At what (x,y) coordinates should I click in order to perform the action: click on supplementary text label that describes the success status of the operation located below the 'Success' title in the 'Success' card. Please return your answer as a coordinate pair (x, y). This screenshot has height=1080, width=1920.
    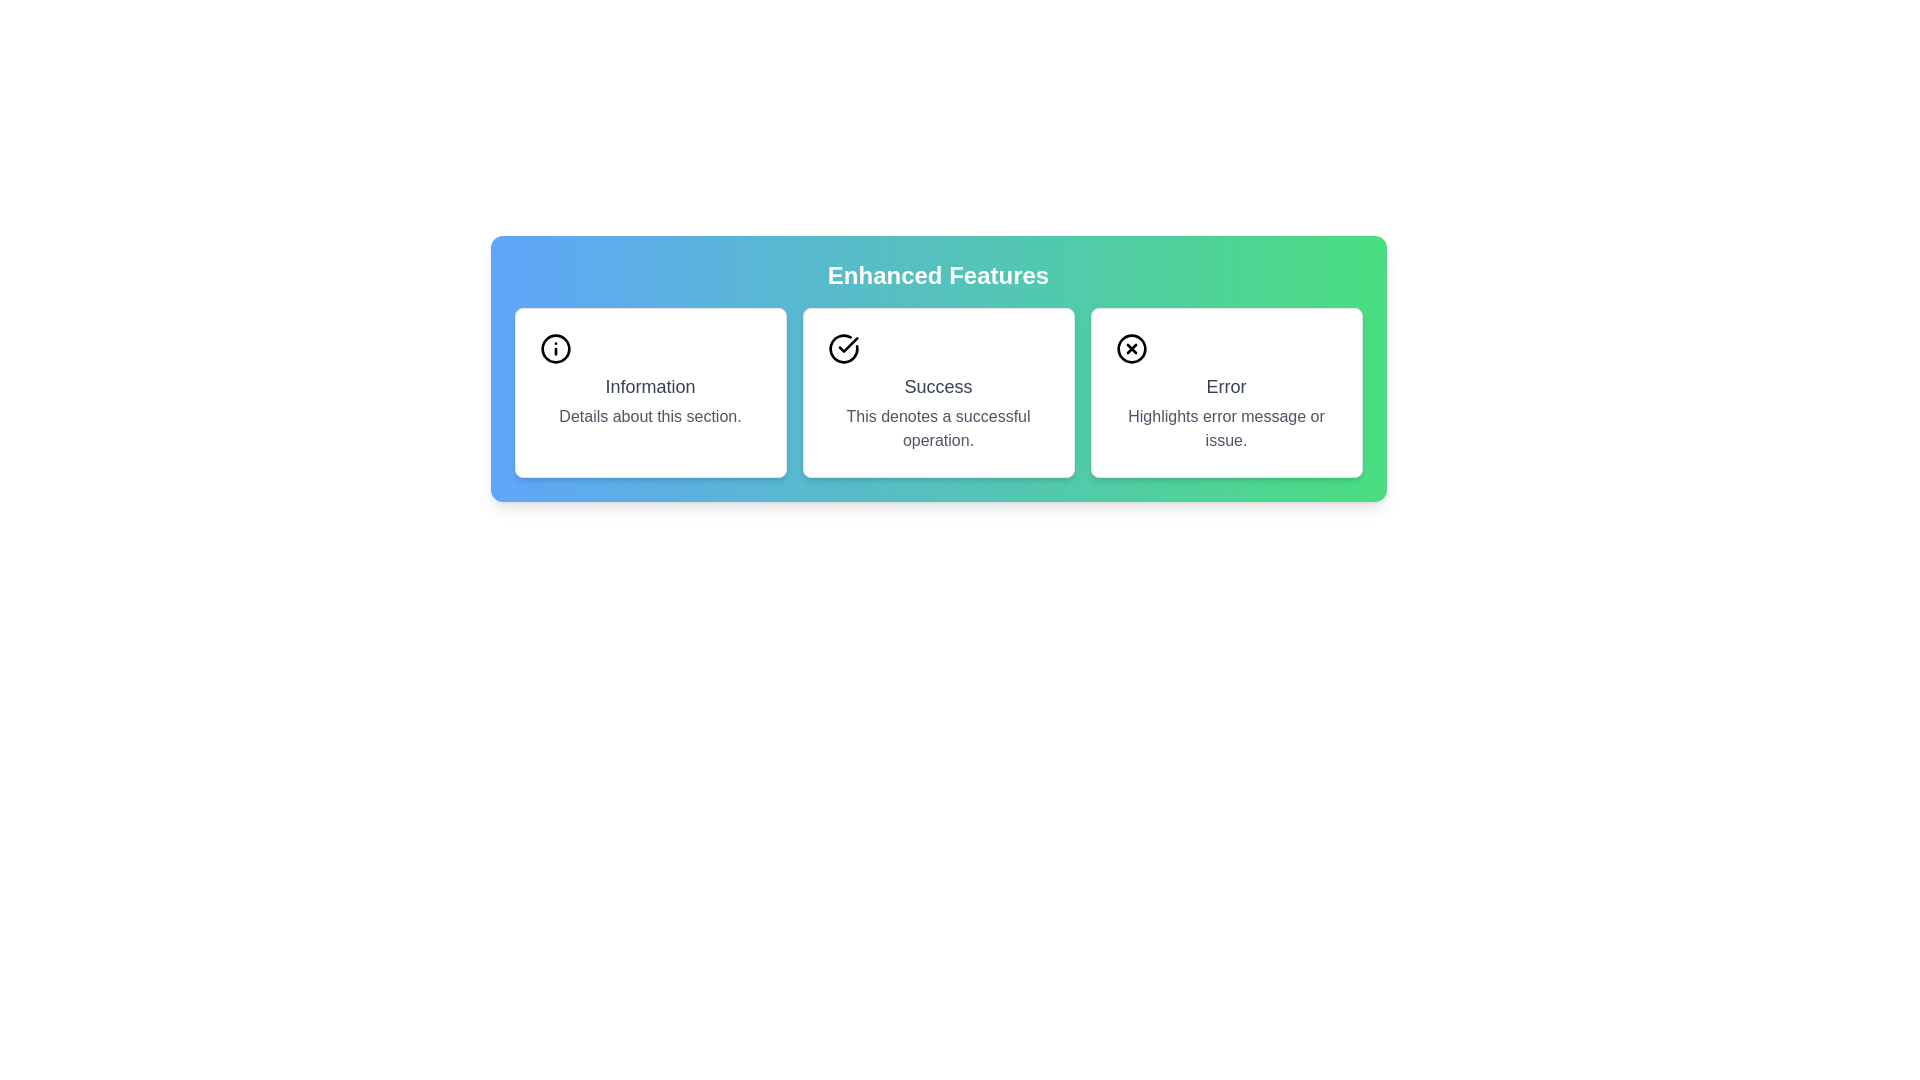
    Looking at the image, I should click on (937, 427).